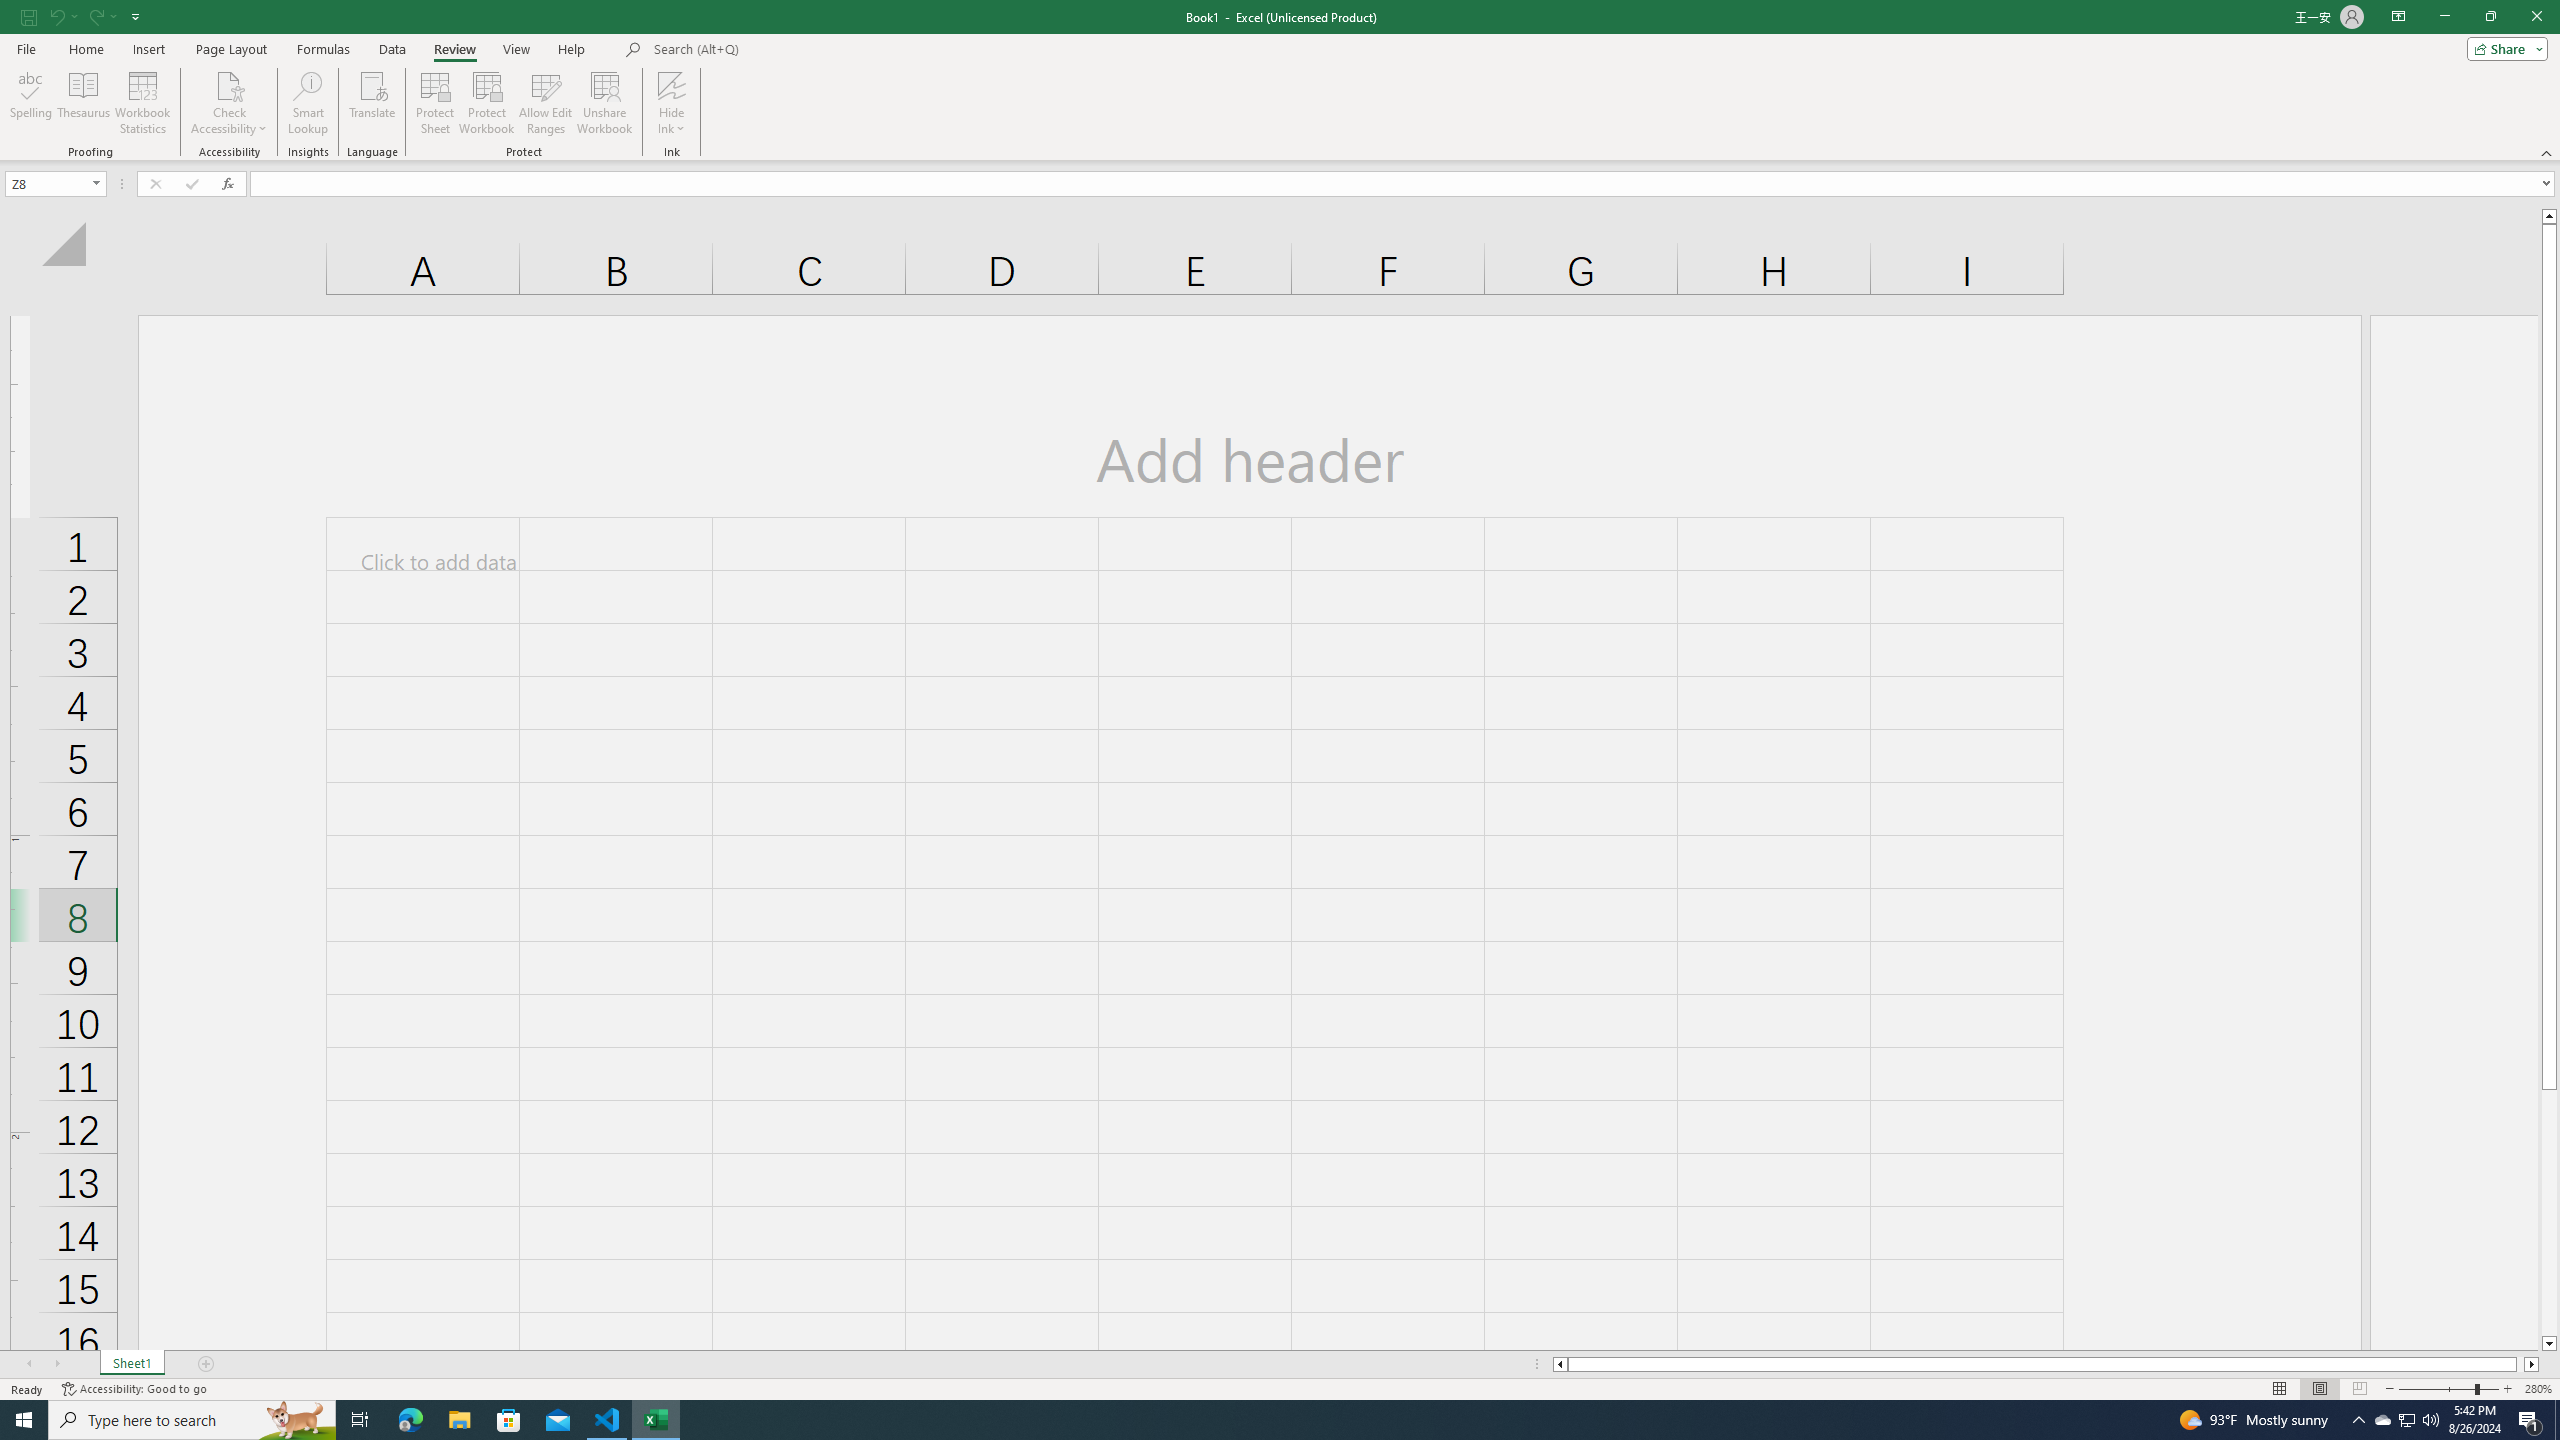 The width and height of the screenshot is (2560, 1440). Describe the element at coordinates (82, 103) in the screenshot. I see `'Thesaurus...'` at that location.